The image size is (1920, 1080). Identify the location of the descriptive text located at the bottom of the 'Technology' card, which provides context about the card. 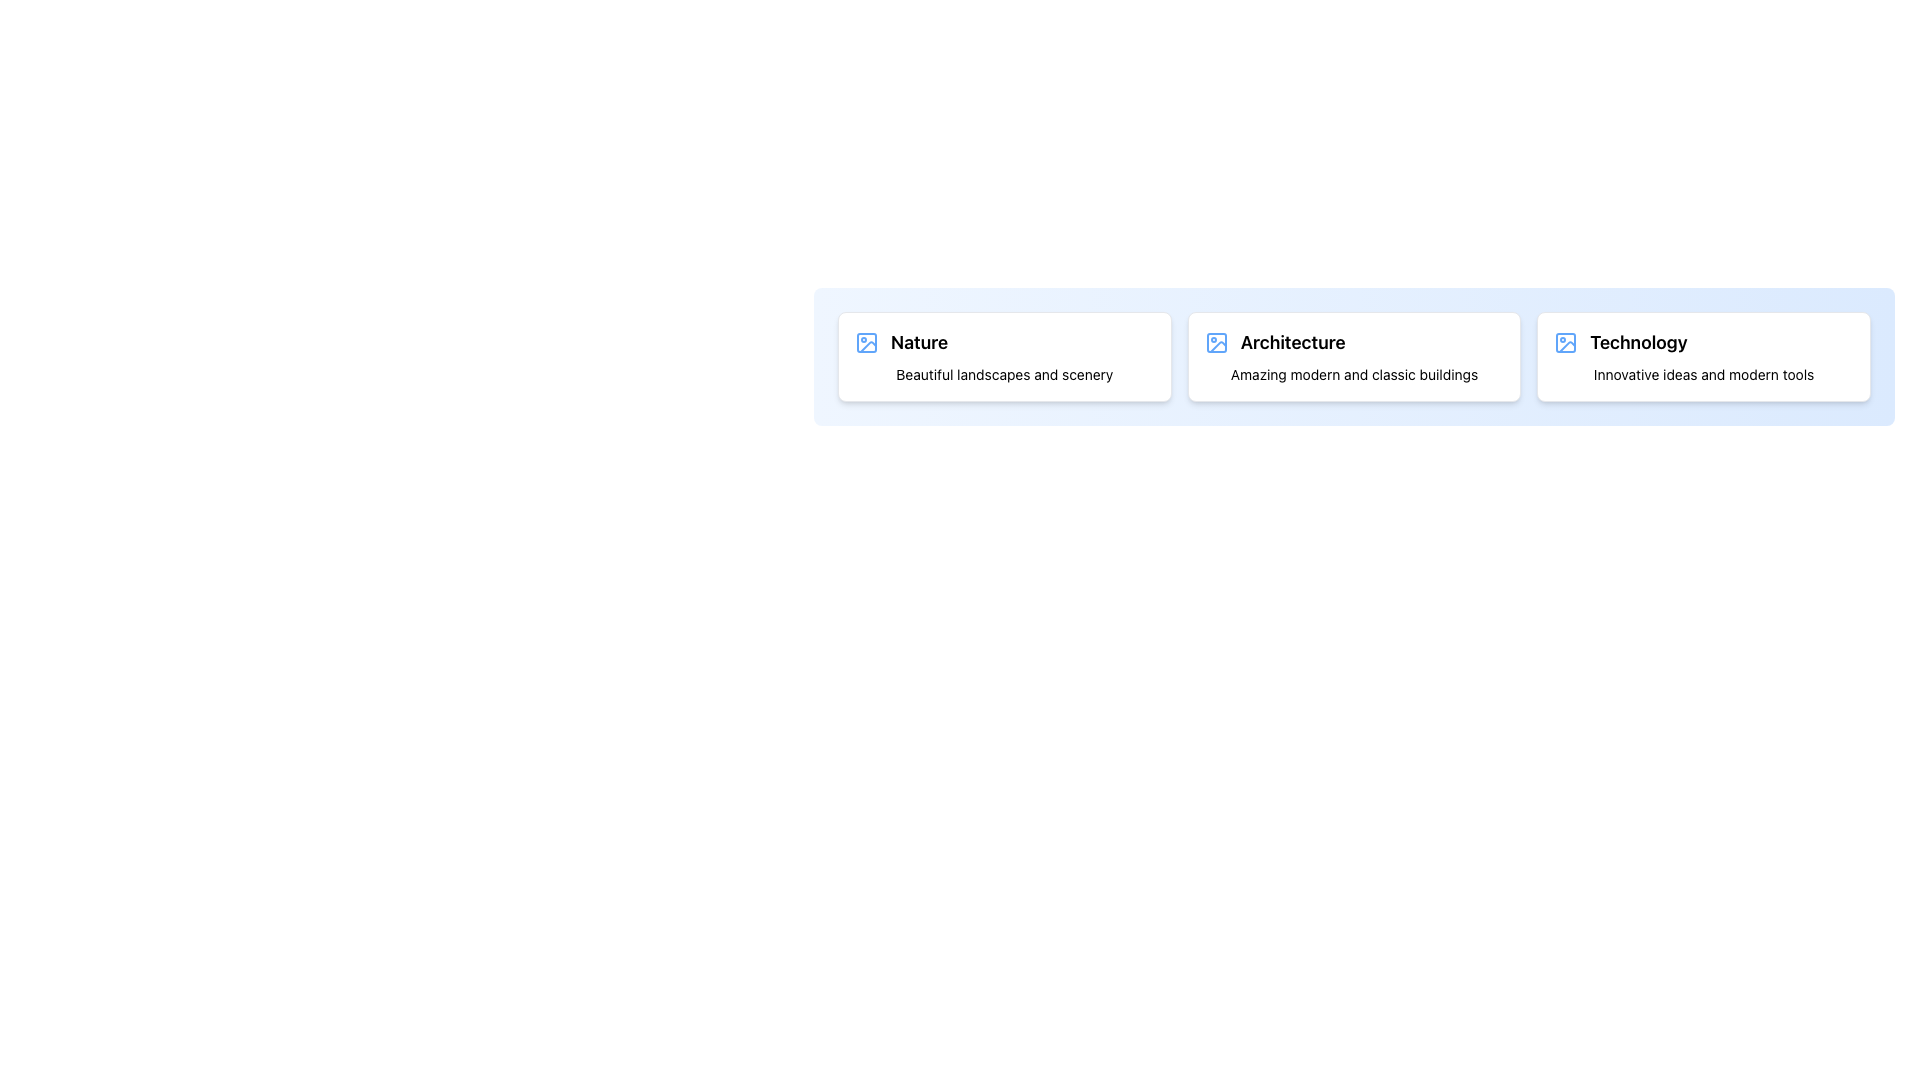
(1703, 374).